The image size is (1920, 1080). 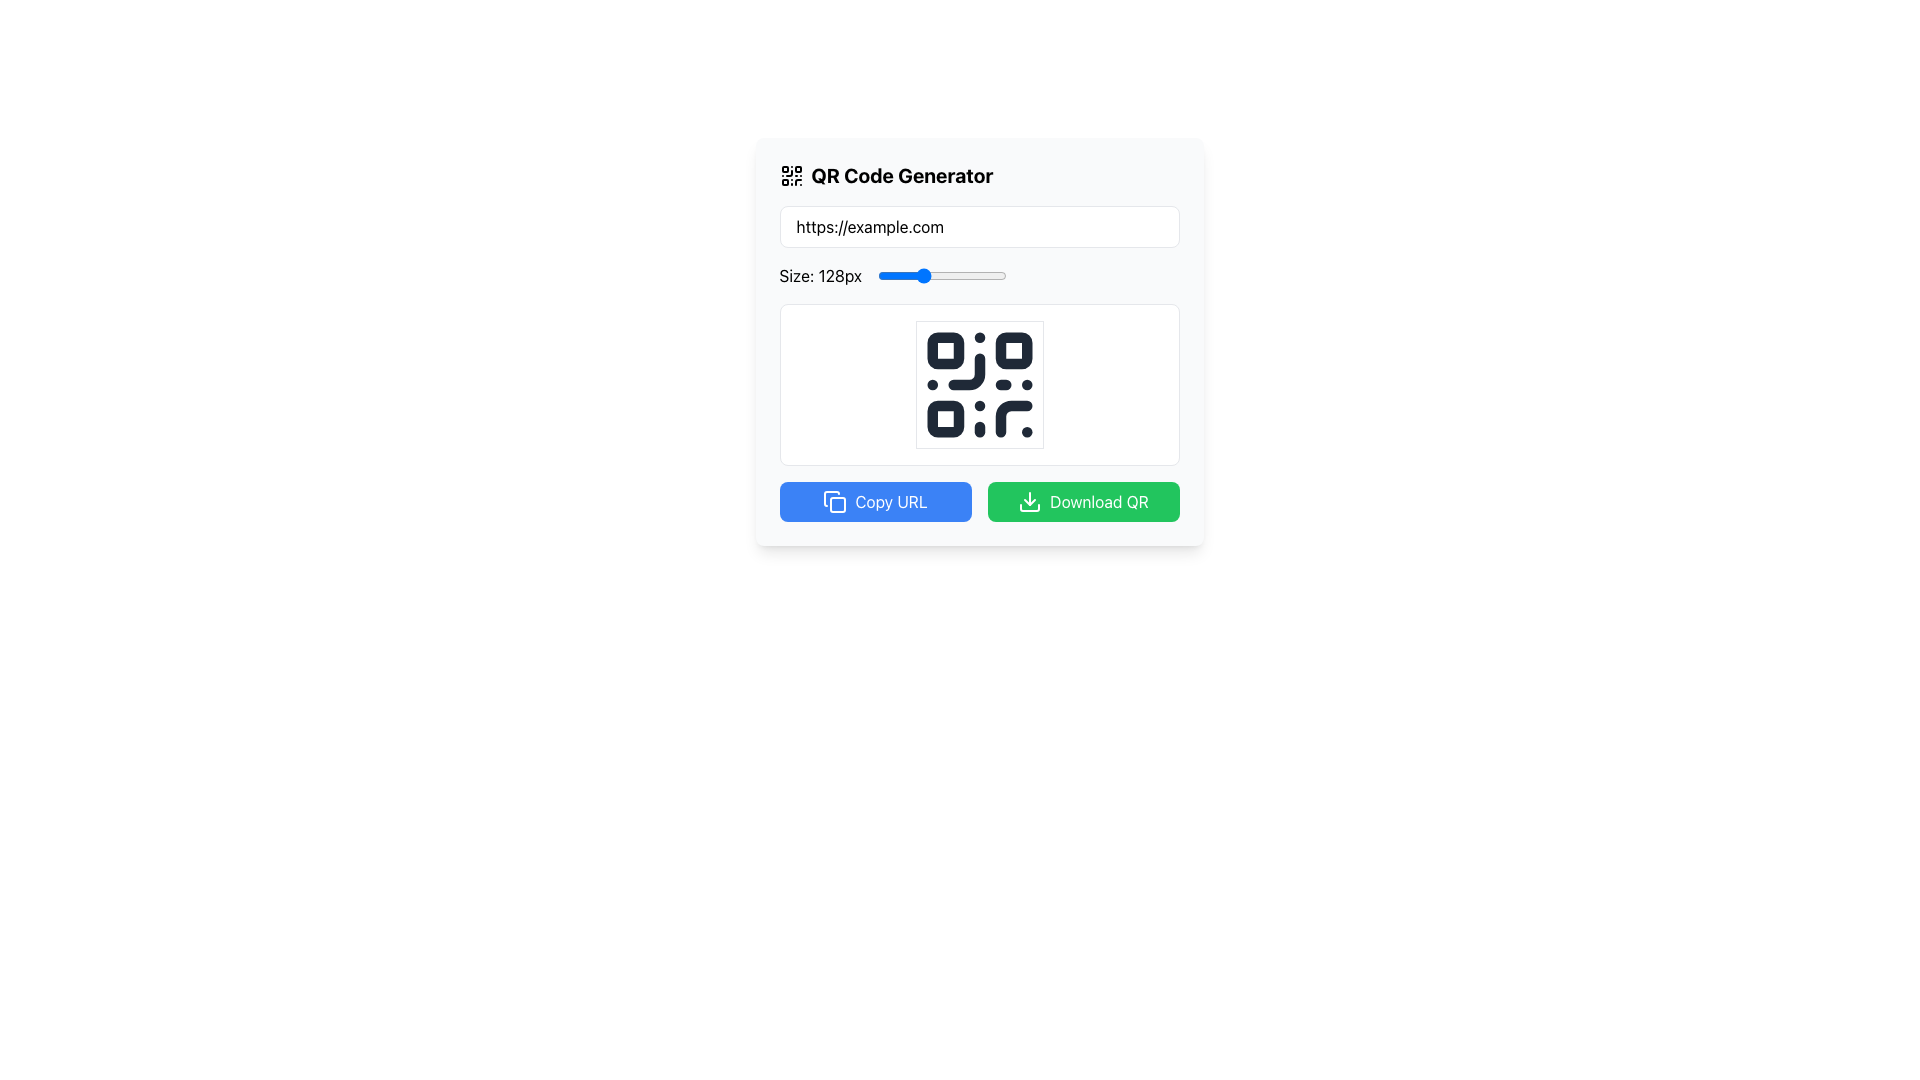 I want to click on the small white square with rounded corners located at the top-left corner of the QR code symbol in the middle of the panel, so click(x=944, y=349).